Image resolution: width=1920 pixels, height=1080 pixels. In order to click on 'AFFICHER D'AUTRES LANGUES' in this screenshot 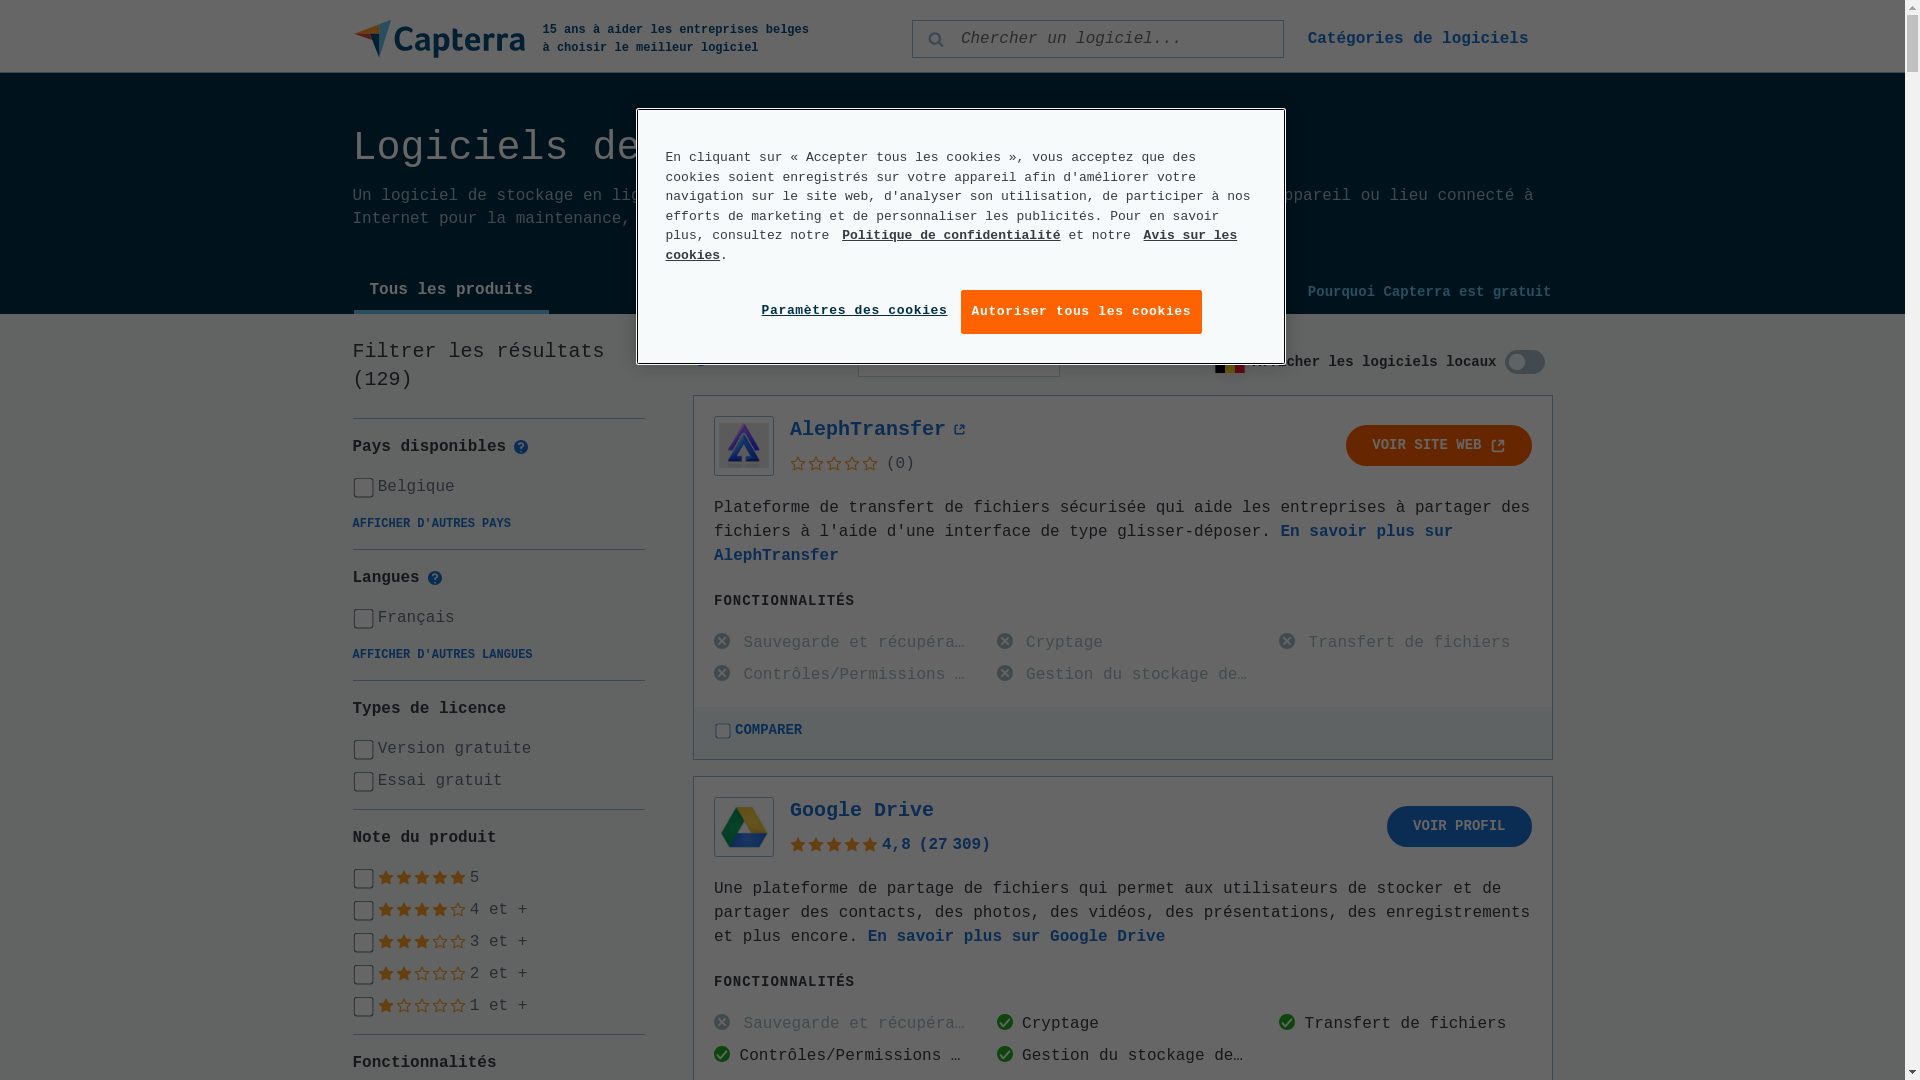, I will do `click(440, 655)`.